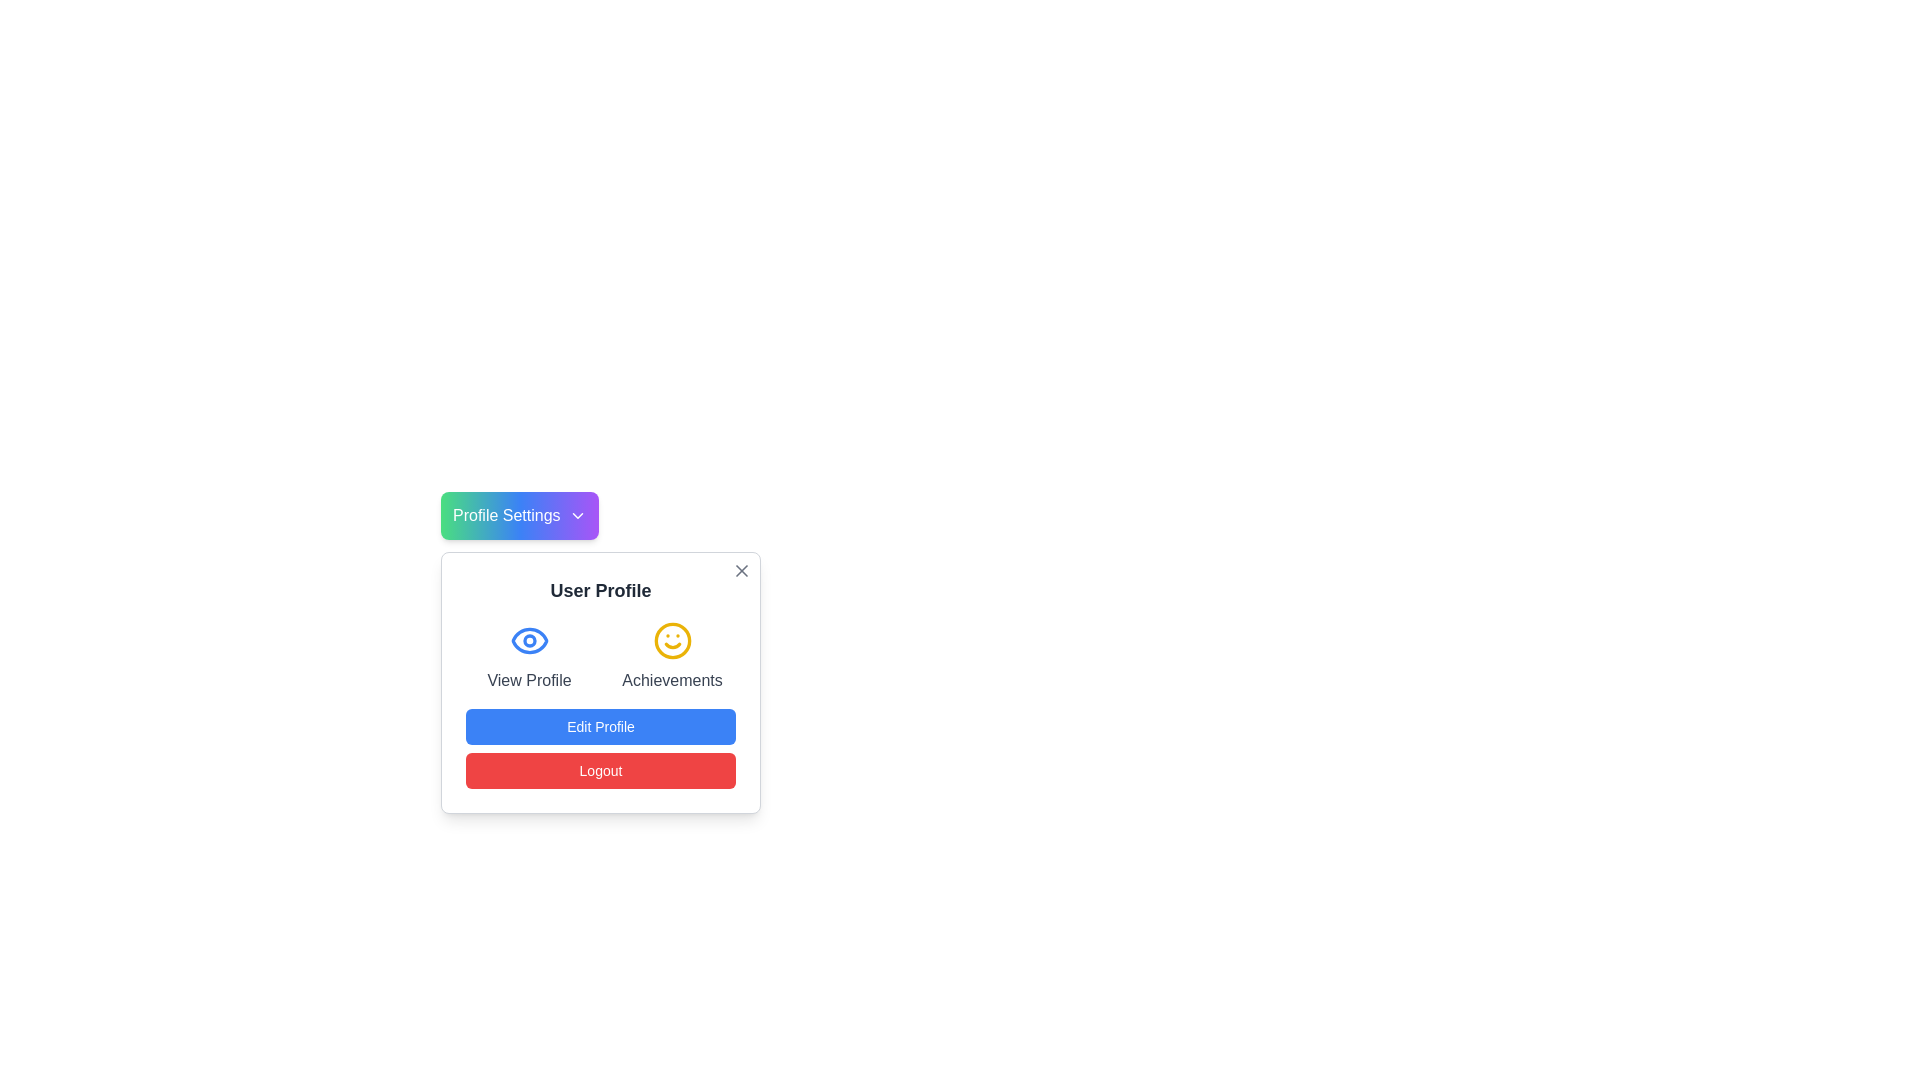 Image resolution: width=1920 pixels, height=1080 pixels. Describe the element at coordinates (672, 640) in the screenshot. I see `the circular icon component that is part of the smiley face design, located to the right of the 'Achievements' text in the user profile card` at that location.